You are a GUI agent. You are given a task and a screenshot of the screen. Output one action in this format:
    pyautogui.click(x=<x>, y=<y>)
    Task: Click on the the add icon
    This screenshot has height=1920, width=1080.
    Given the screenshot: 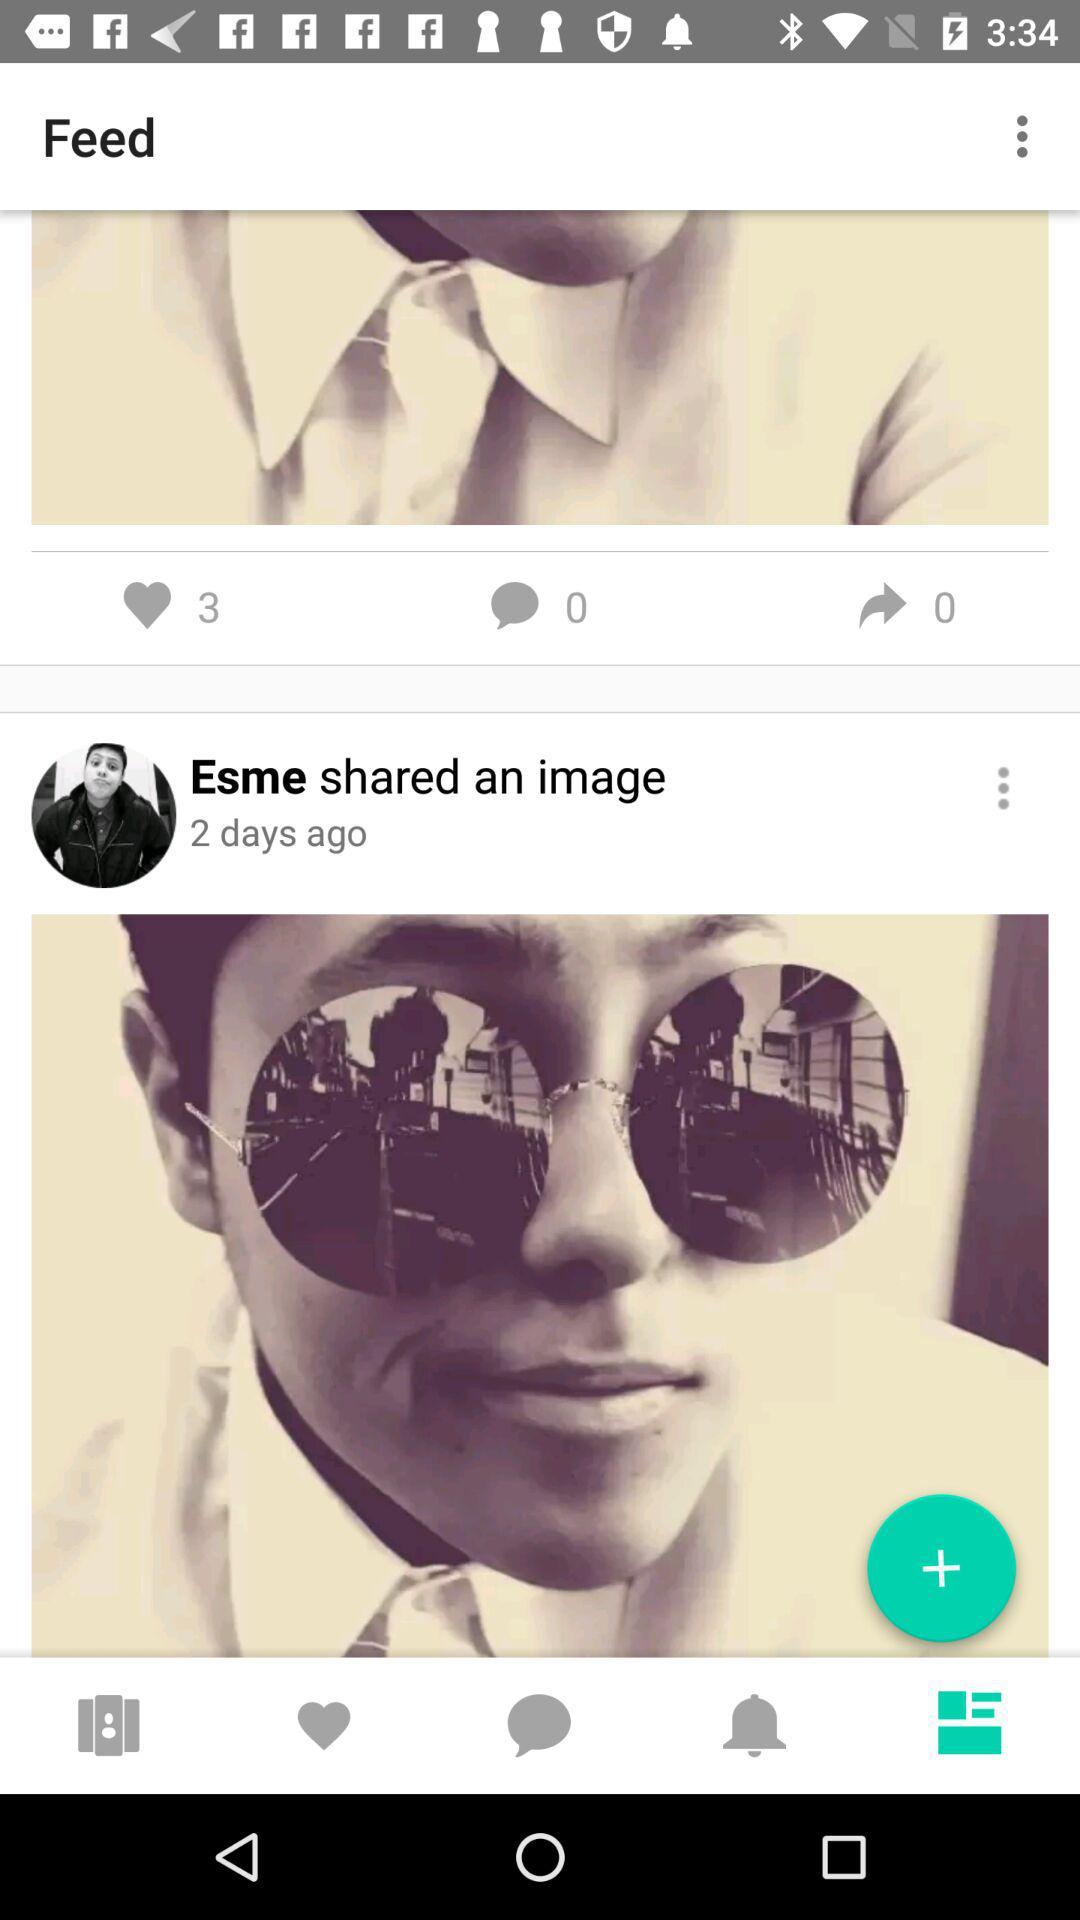 What is the action you would take?
    pyautogui.click(x=941, y=1575)
    